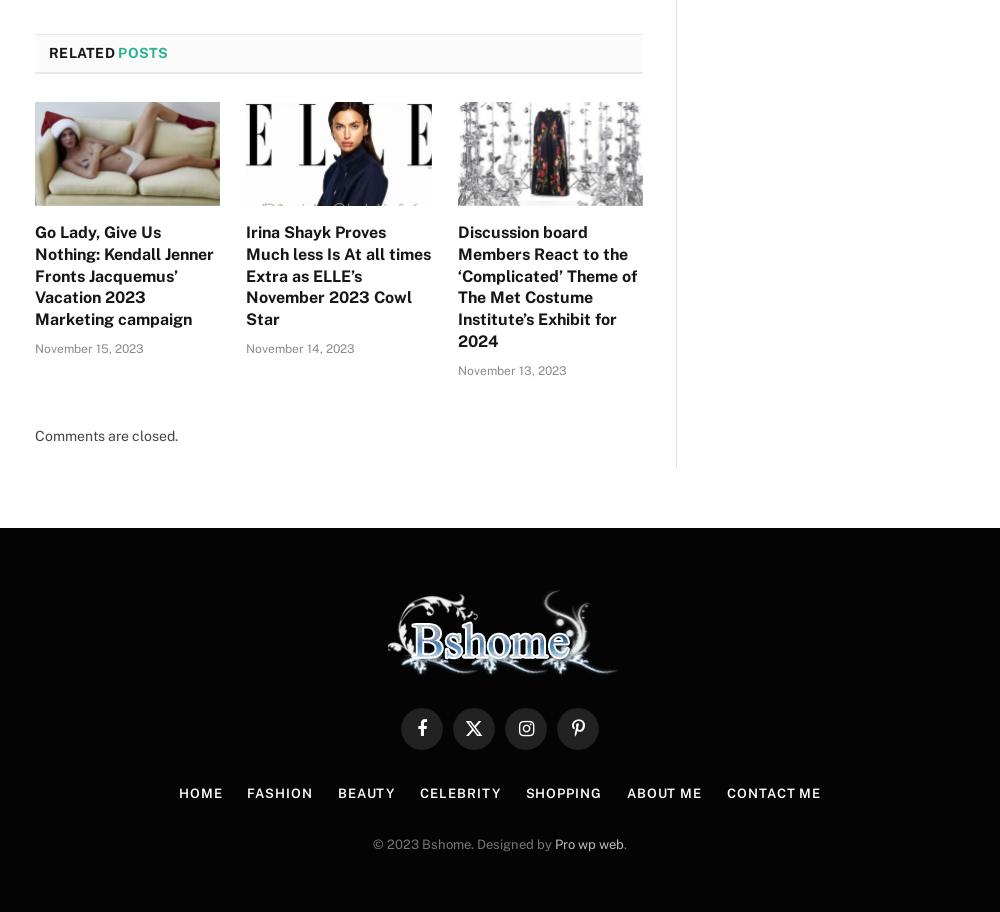 This screenshot has height=912, width=1000. I want to click on '© 2023 Bshome. Designed by', so click(463, 843).